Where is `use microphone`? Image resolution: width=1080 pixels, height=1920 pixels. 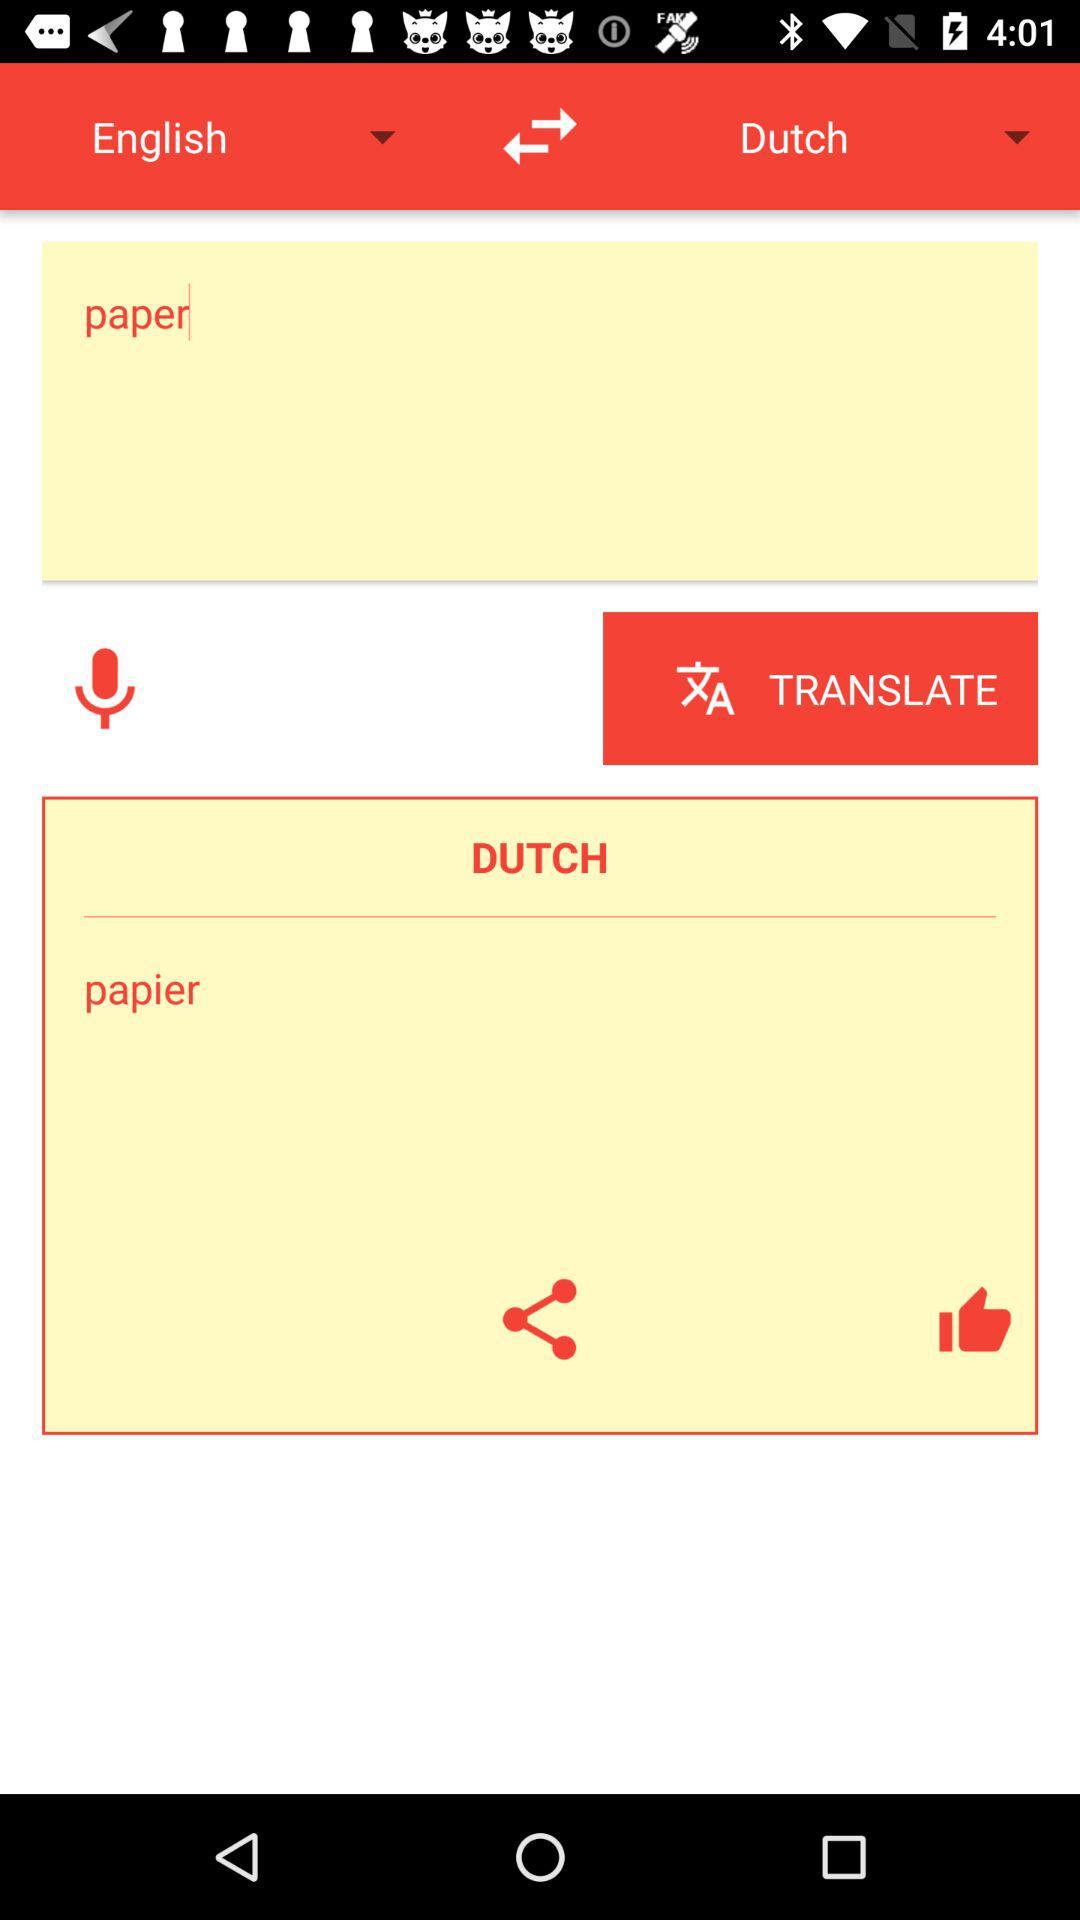
use microphone is located at coordinates (104, 688).